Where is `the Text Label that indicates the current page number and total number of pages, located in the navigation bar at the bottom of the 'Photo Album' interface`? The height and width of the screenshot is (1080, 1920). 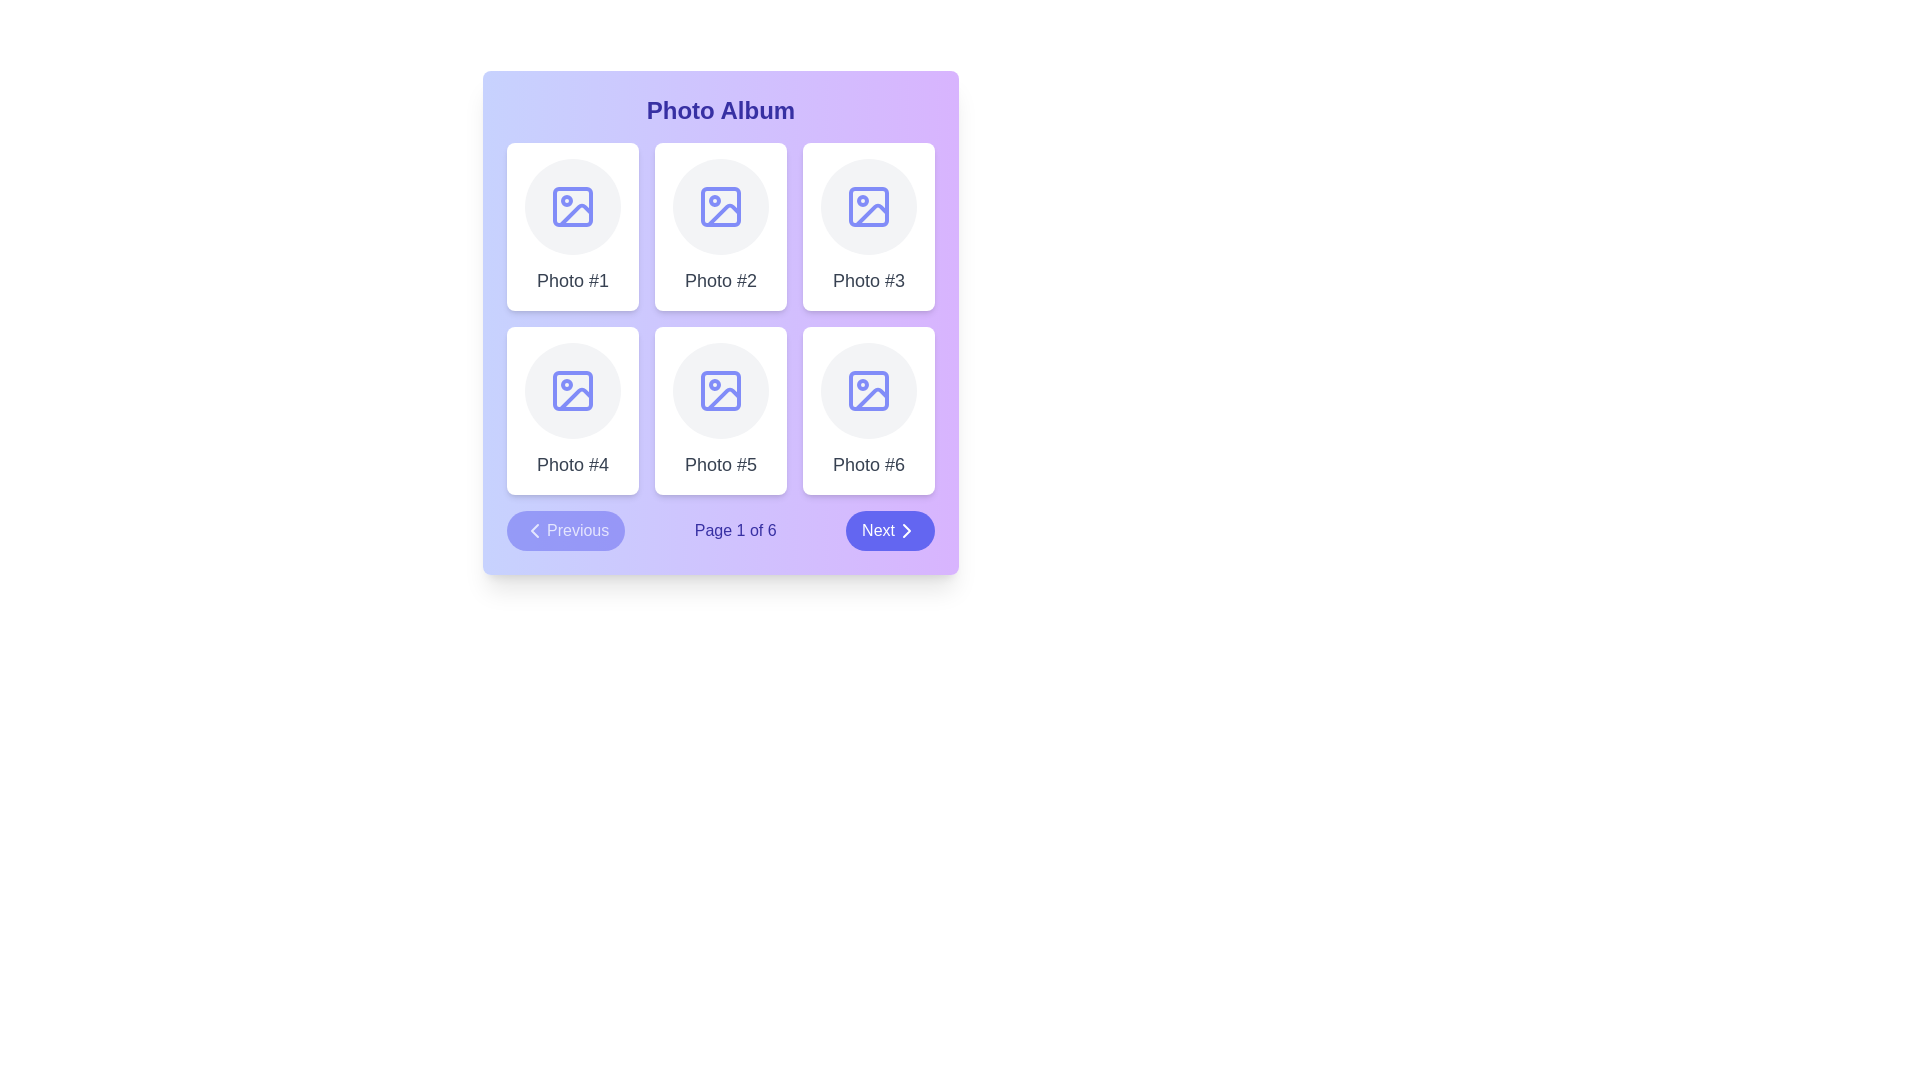
the Text Label that indicates the current page number and total number of pages, located in the navigation bar at the bottom of the 'Photo Album' interface is located at coordinates (734, 530).